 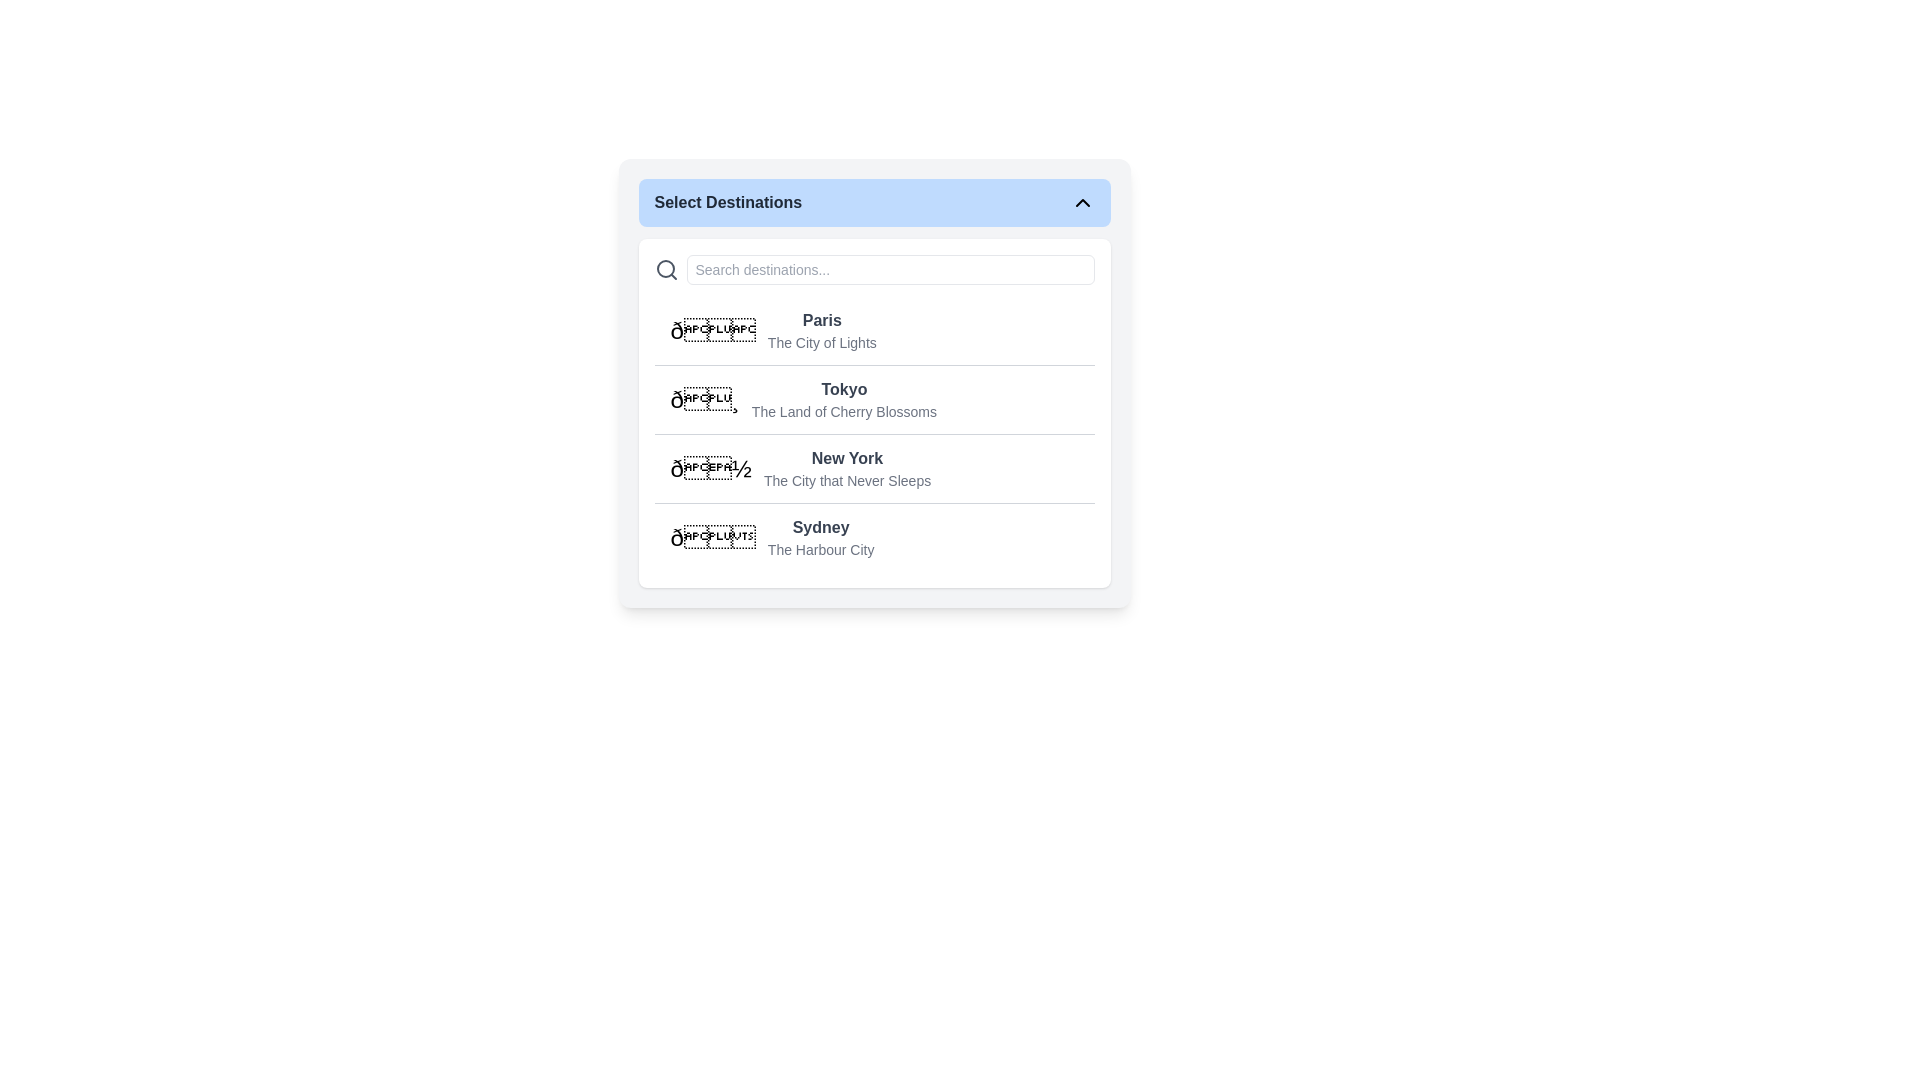 What do you see at coordinates (821, 536) in the screenshot?
I see `the text label 'Sydney' with the subtitle 'The Harbour City' at the bottom of the list in the 'Select Destinations' modal` at bounding box center [821, 536].